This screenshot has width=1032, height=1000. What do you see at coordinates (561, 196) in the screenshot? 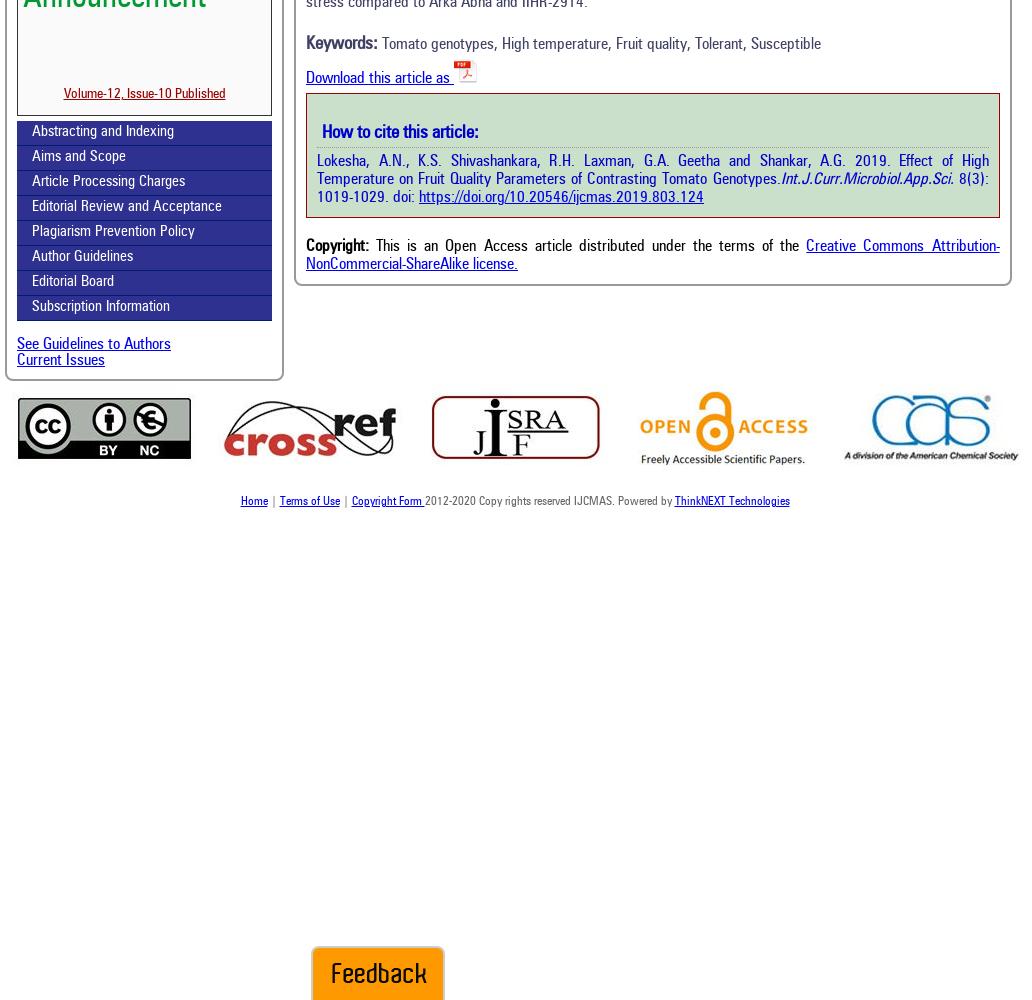
I see `'https://doi.org/10.20546/ijcmas.2019.803.124'` at bounding box center [561, 196].